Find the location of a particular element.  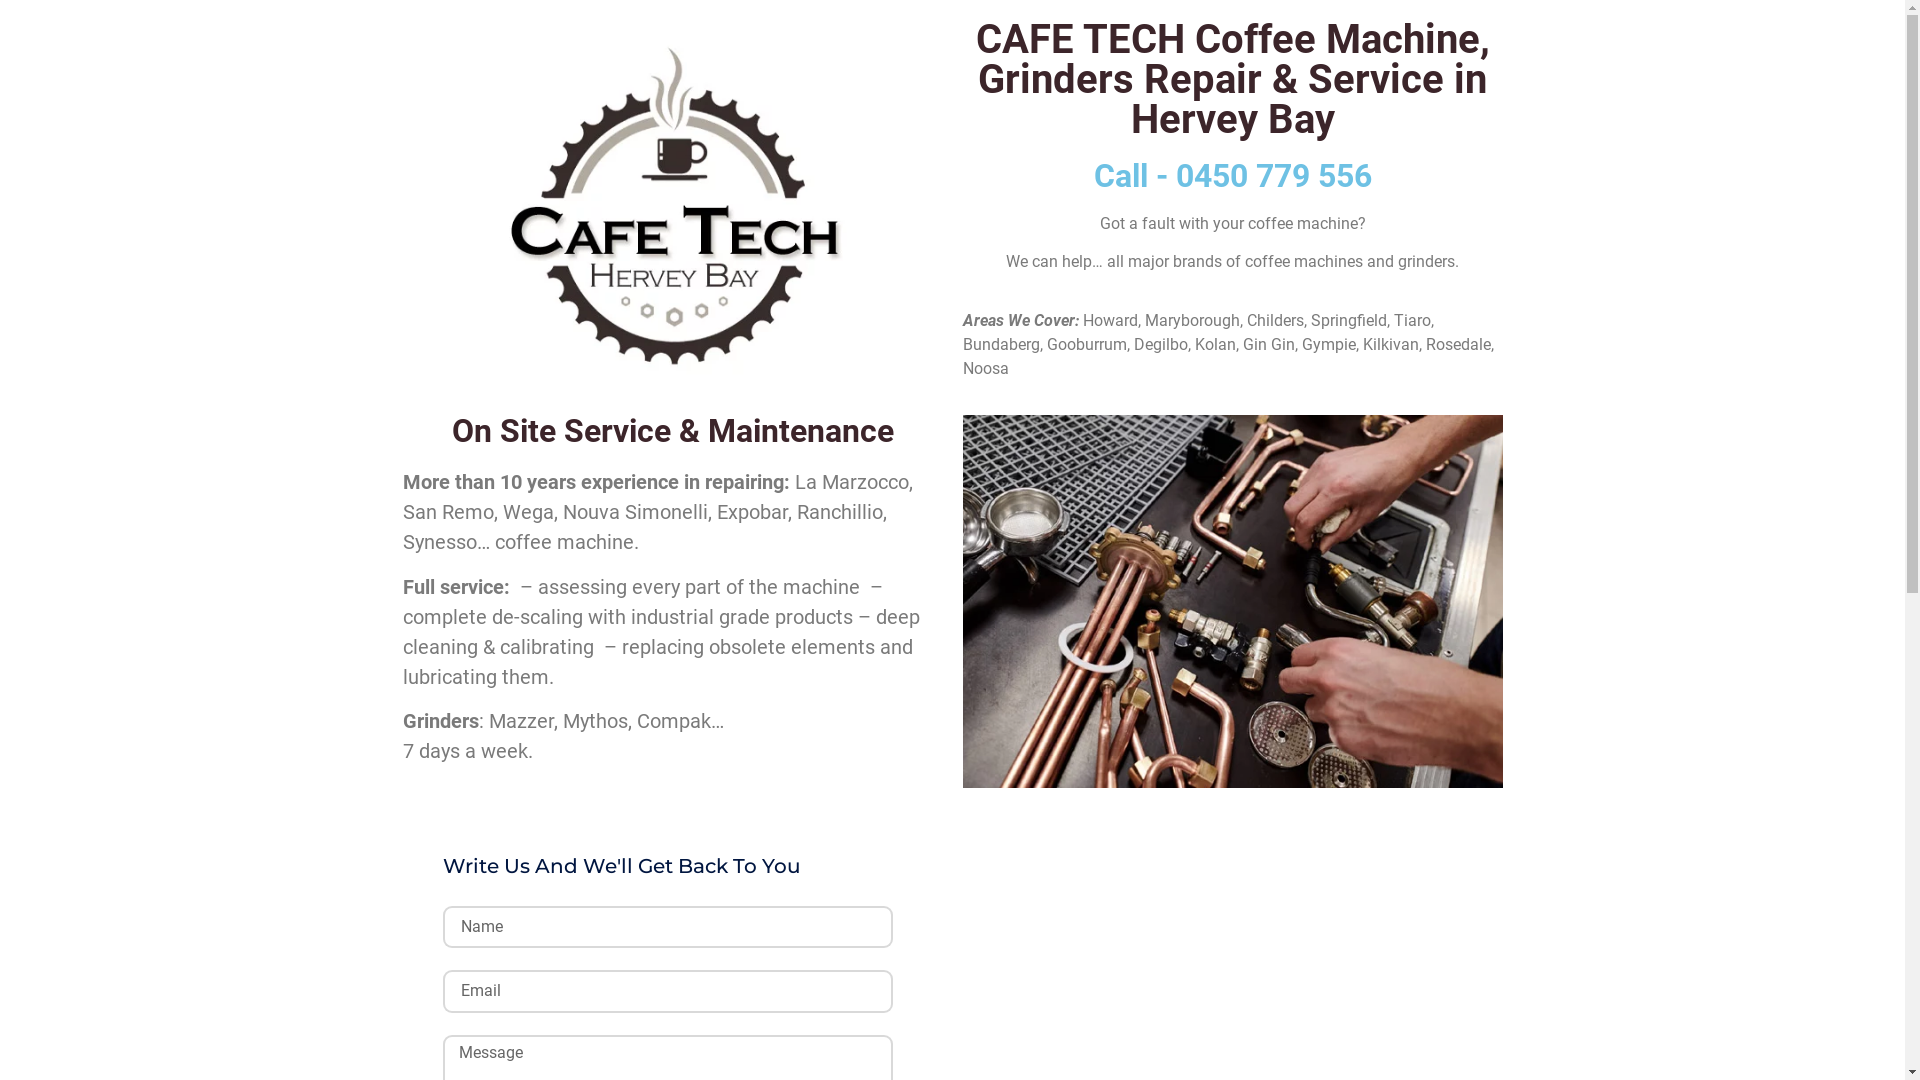

'Call - 0450 779 556' is located at coordinates (1232, 175).